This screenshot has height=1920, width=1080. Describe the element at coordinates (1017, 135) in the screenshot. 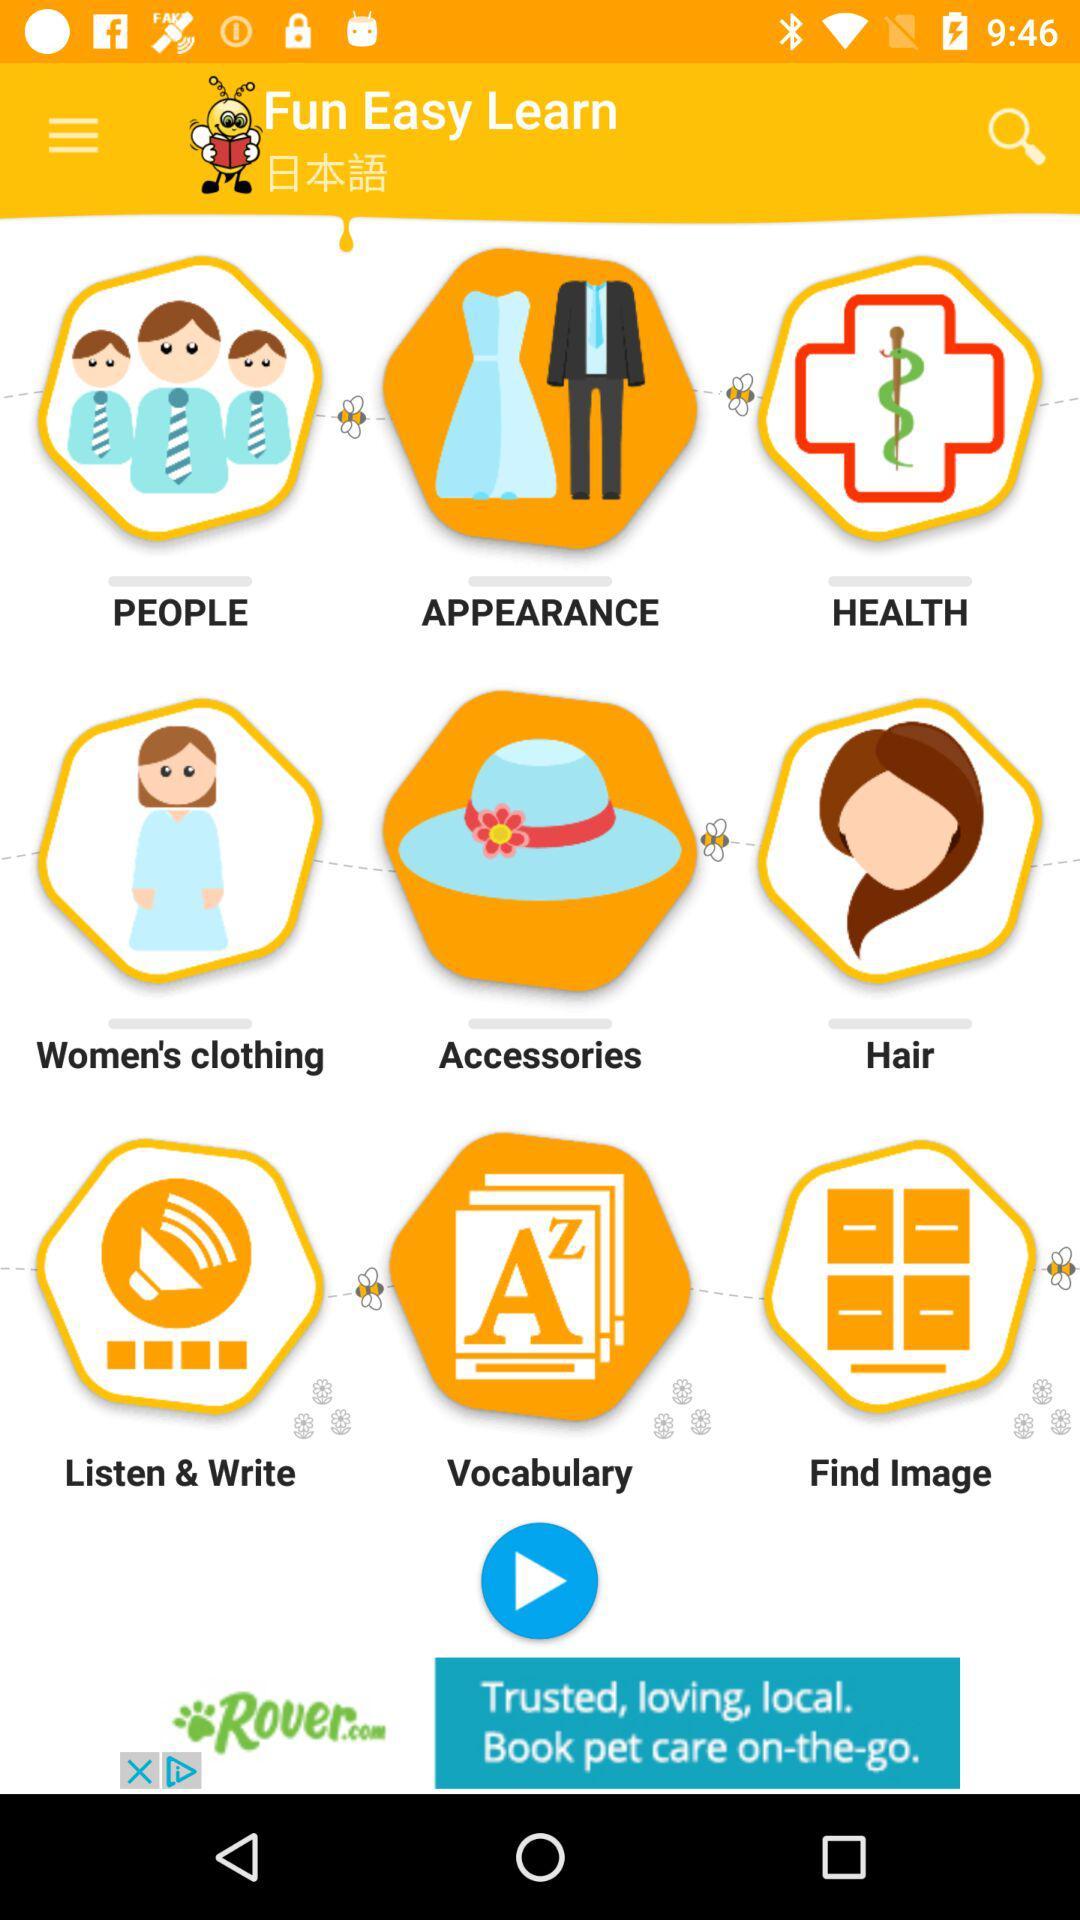

I see `the icon next to fun easy learn` at that location.